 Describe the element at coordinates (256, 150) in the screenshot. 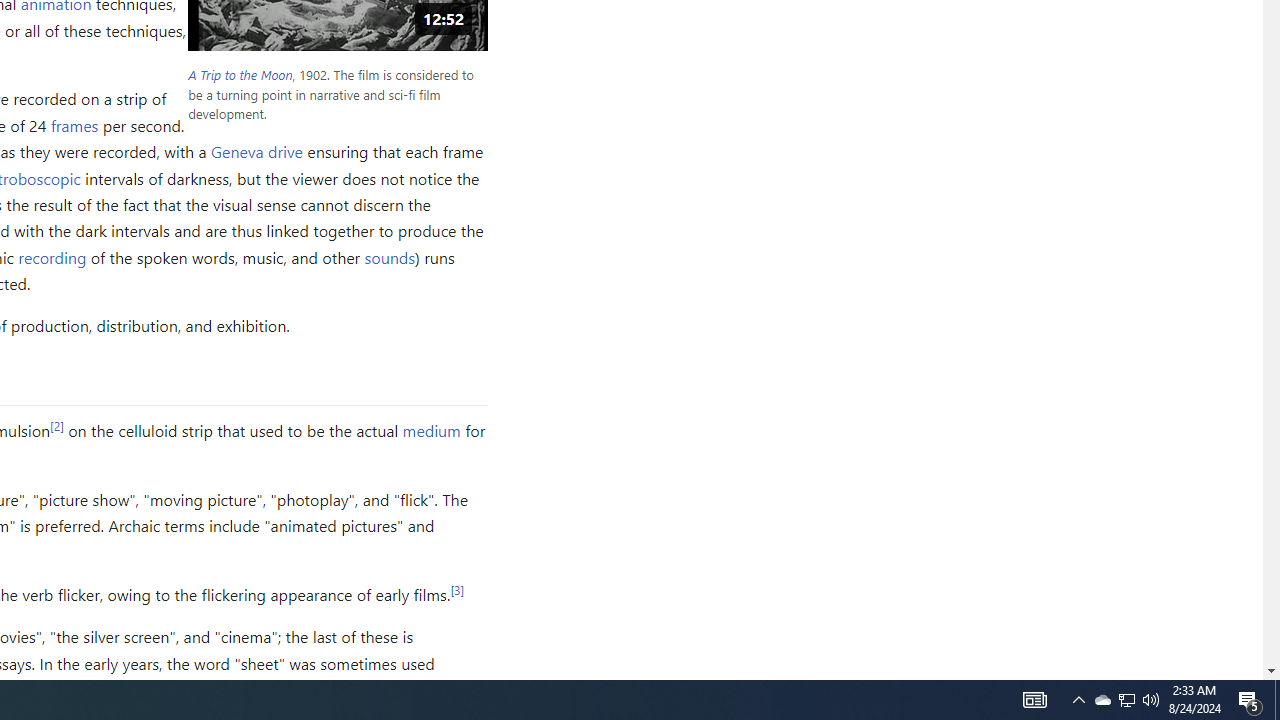

I see `'Geneva drive'` at that location.